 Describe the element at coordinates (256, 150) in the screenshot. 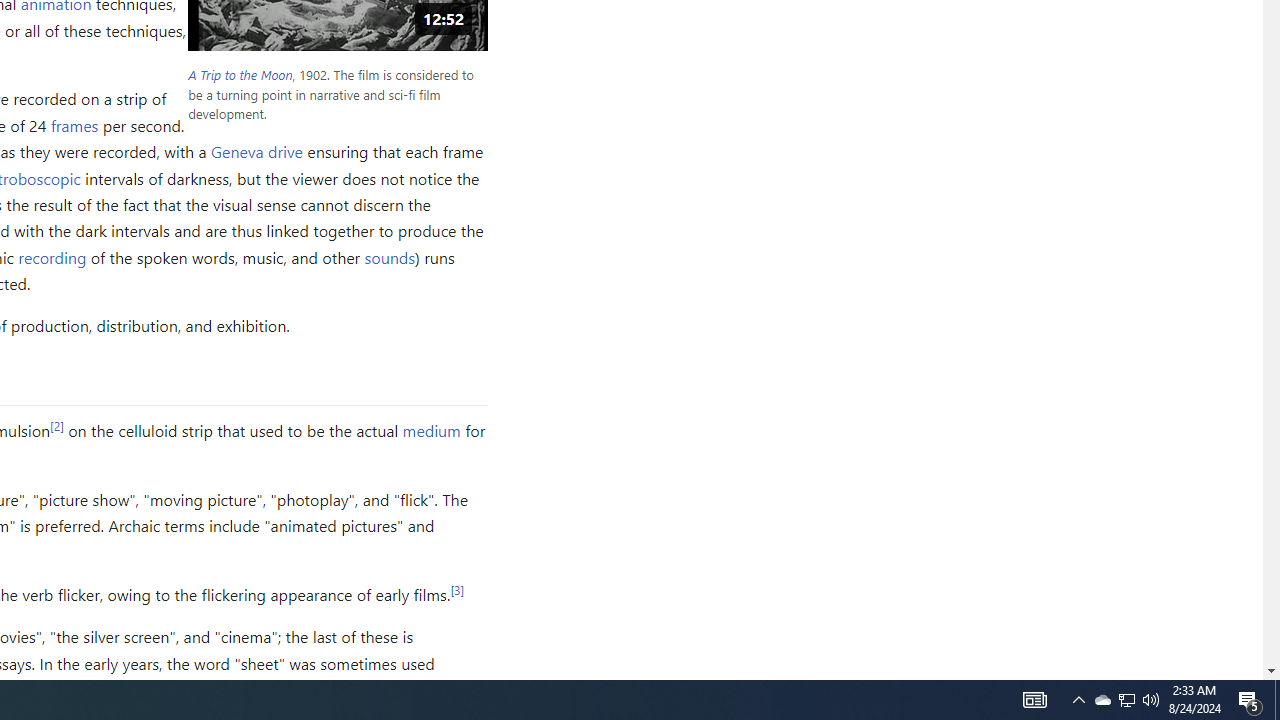

I see `'Geneva drive'` at that location.